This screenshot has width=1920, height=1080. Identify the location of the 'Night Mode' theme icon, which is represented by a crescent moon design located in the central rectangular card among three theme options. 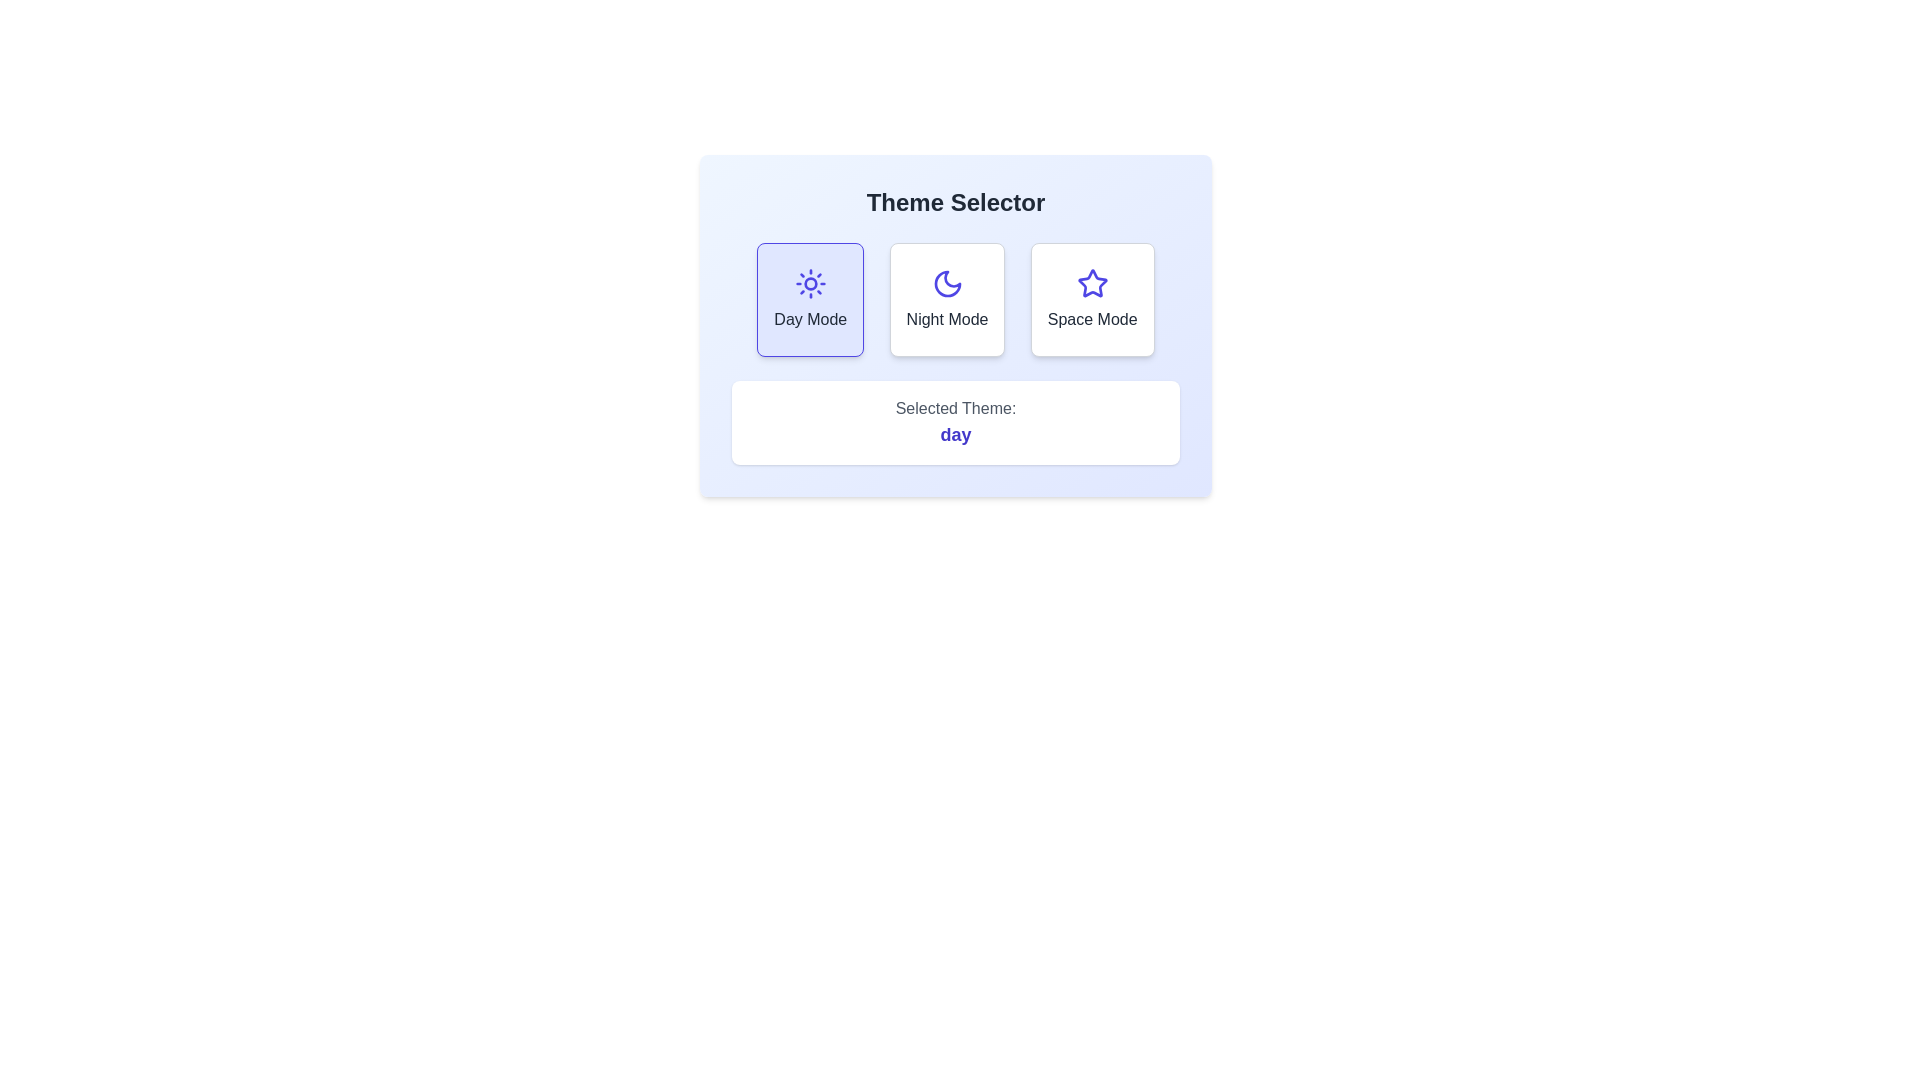
(946, 284).